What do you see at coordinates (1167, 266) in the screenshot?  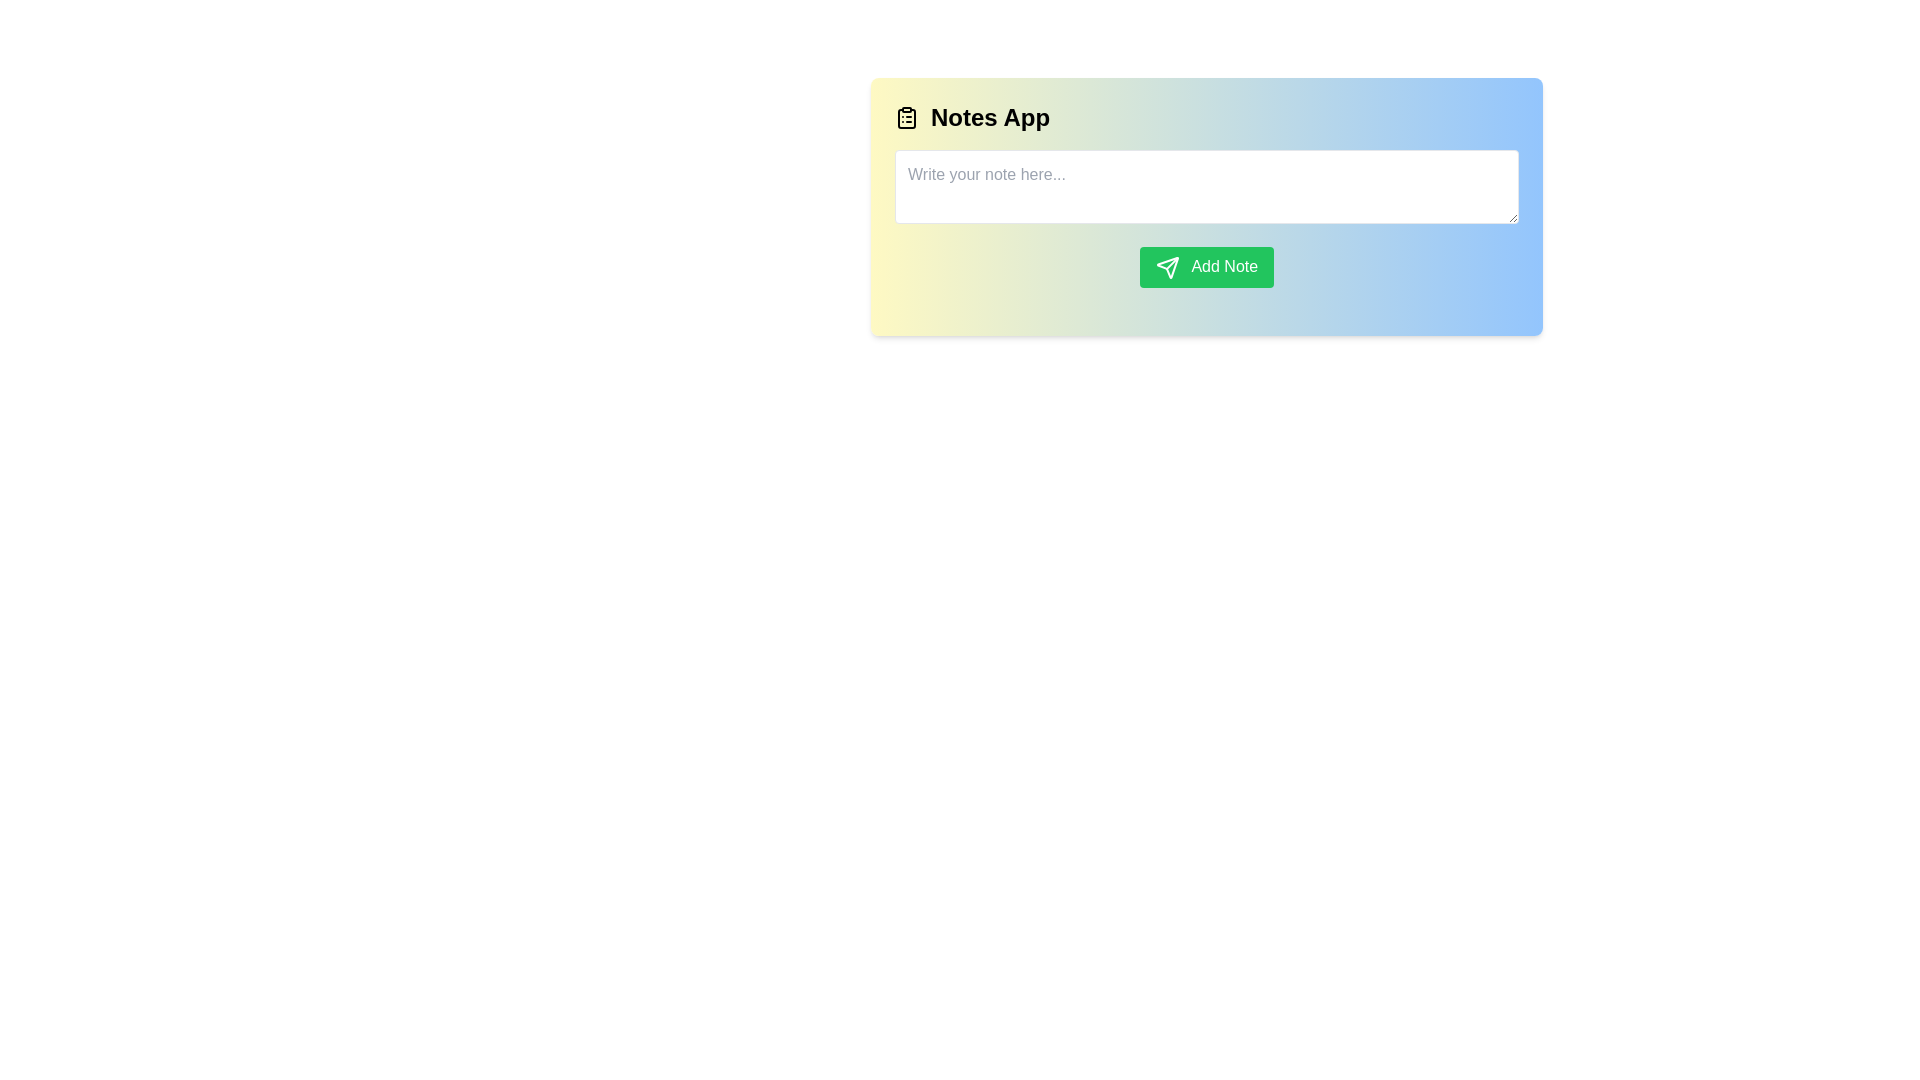 I see `the icon representing the action of submitting or adding a note, located to the left of the text label inside the green 'Add Note' button` at bounding box center [1167, 266].